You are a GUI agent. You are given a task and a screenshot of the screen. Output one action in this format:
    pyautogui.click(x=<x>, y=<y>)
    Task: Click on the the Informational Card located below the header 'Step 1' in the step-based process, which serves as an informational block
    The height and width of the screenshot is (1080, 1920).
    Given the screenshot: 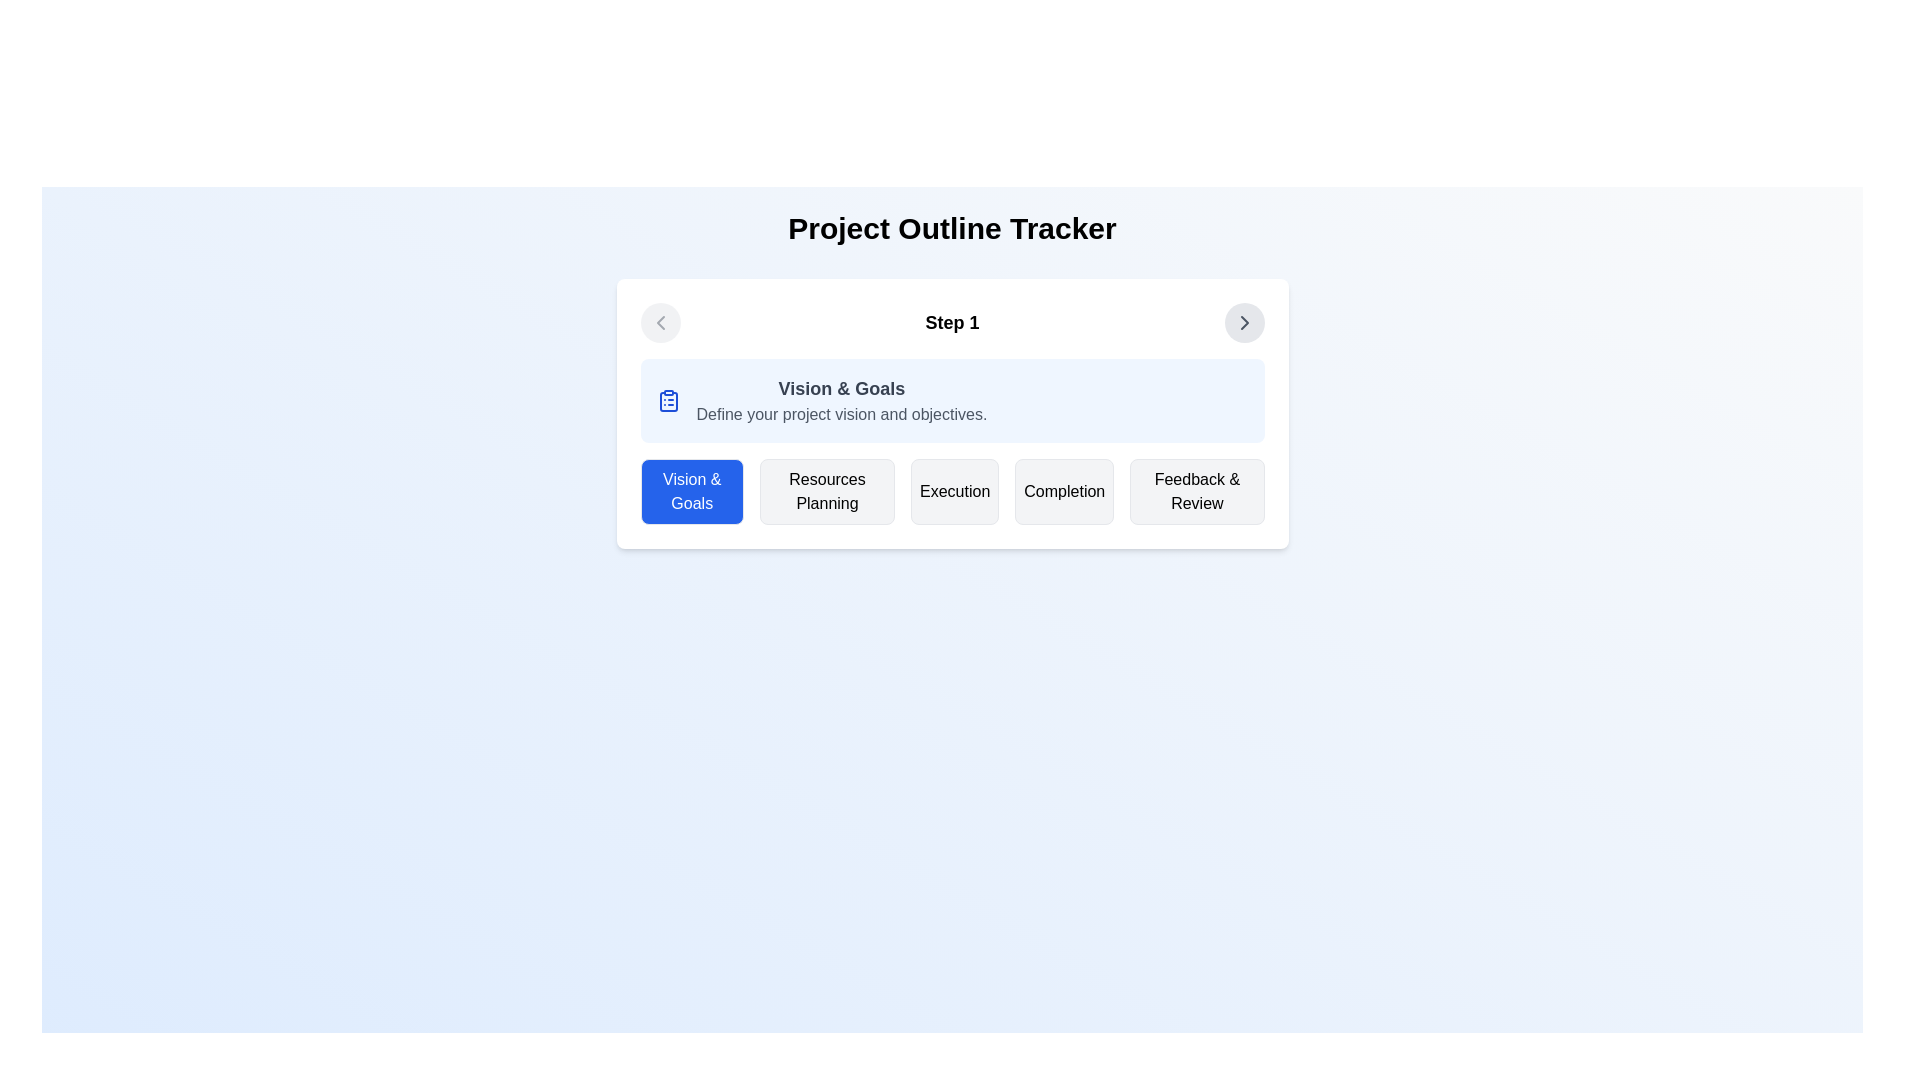 What is the action you would take?
    pyautogui.click(x=951, y=401)
    